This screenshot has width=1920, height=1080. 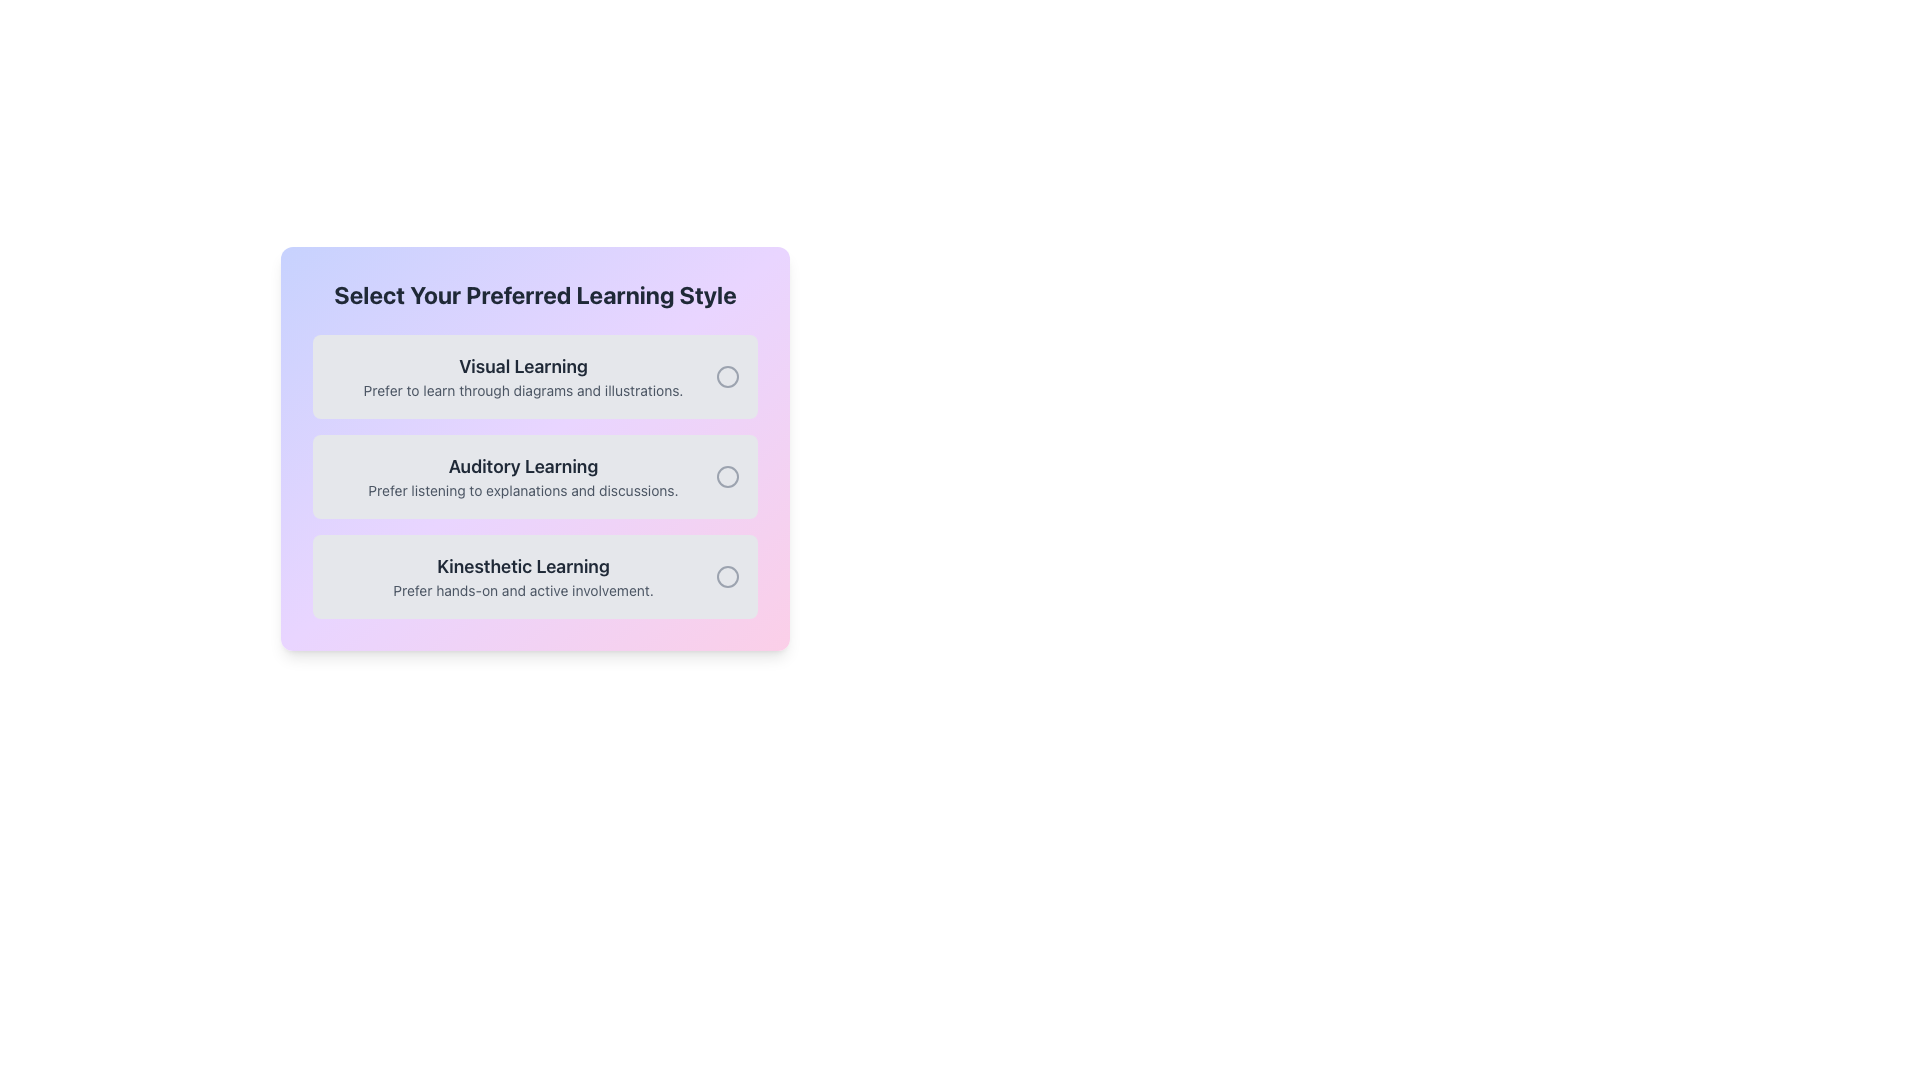 I want to click on the text element reading 'Auditory Learning', which is styled in bold, large font and dark gray color, positioned prominently as the first item in a list of learning styles, so click(x=523, y=466).